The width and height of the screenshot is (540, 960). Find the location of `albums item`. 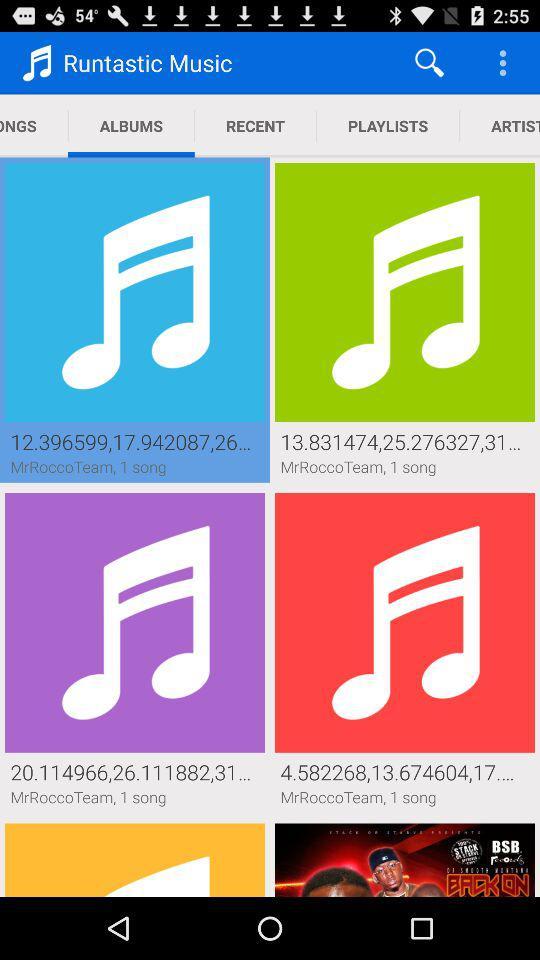

albums item is located at coordinates (131, 125).